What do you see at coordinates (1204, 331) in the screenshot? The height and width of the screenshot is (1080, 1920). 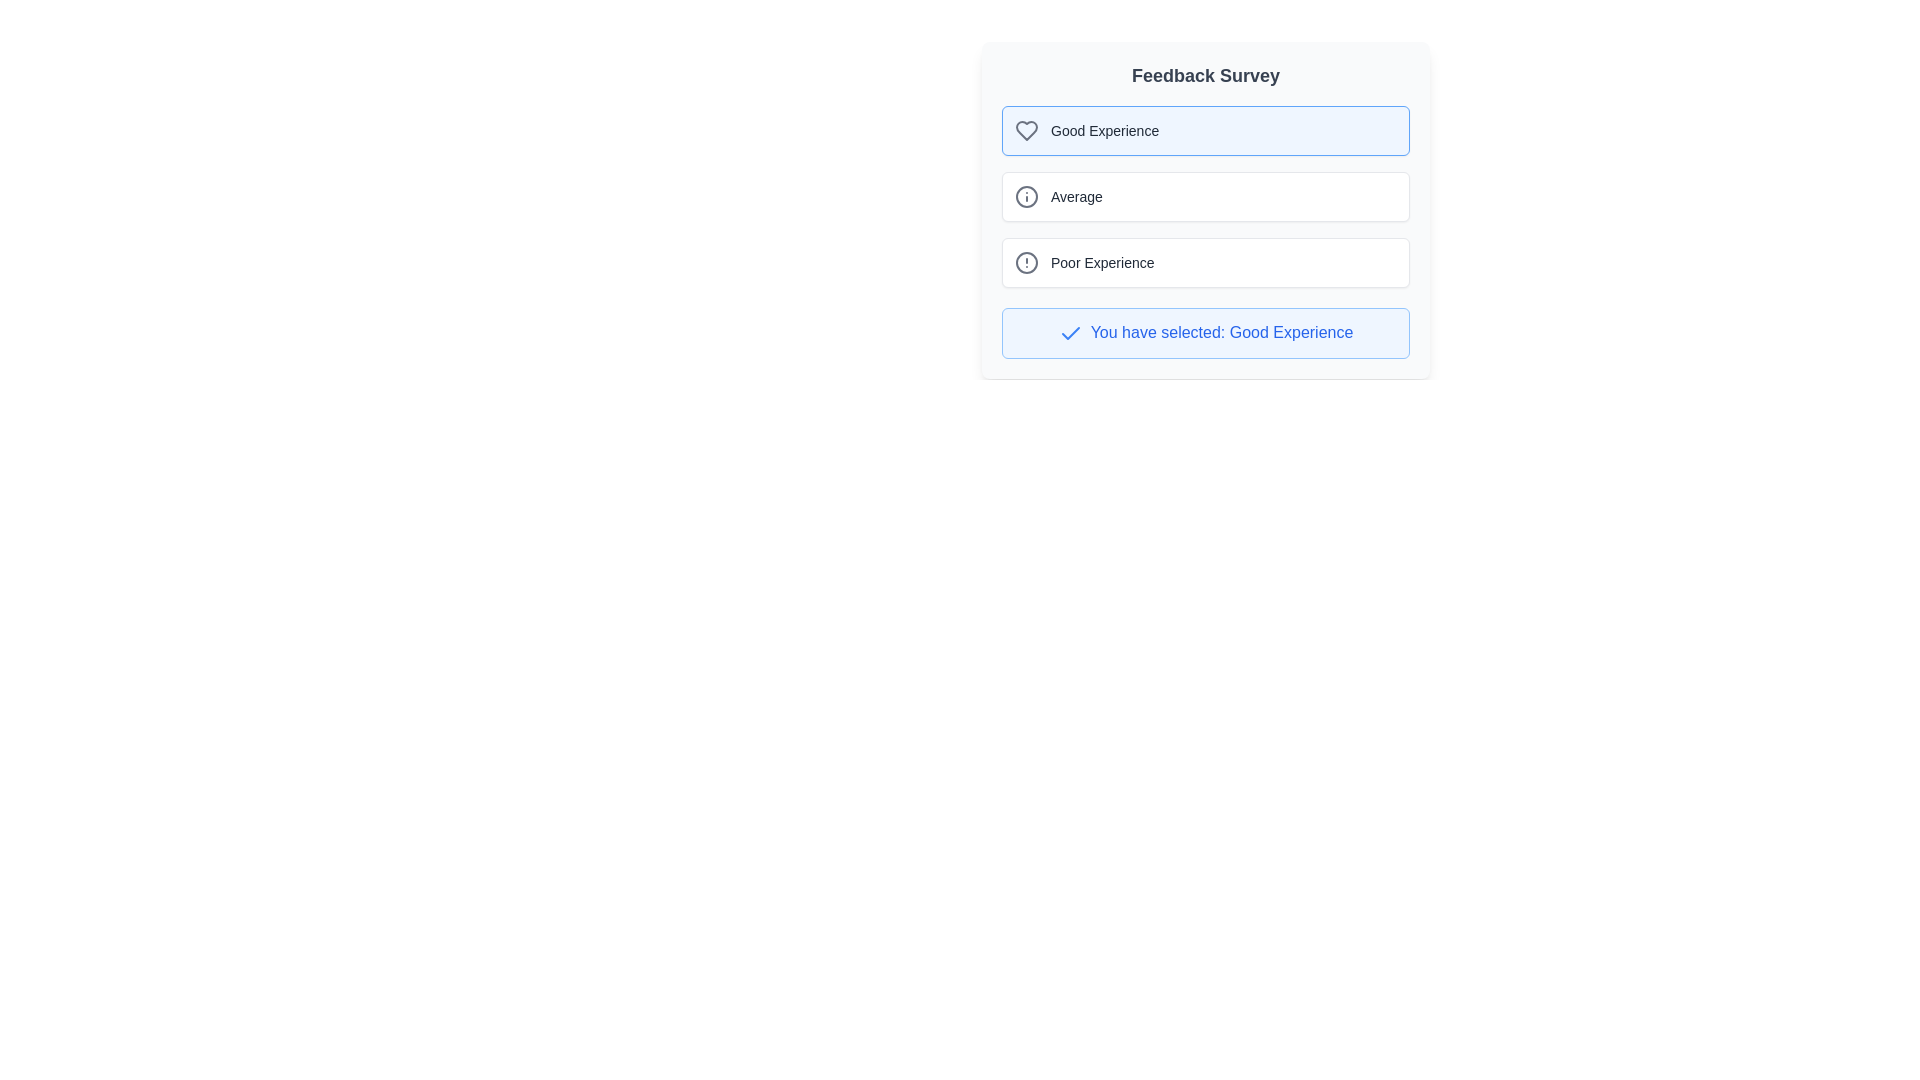 I see `confirmation message from the Notification box indicating the user's selection of 'Good Experience', located at the bottom of the Feedback Survey component` at bounding box center [1204, 331].